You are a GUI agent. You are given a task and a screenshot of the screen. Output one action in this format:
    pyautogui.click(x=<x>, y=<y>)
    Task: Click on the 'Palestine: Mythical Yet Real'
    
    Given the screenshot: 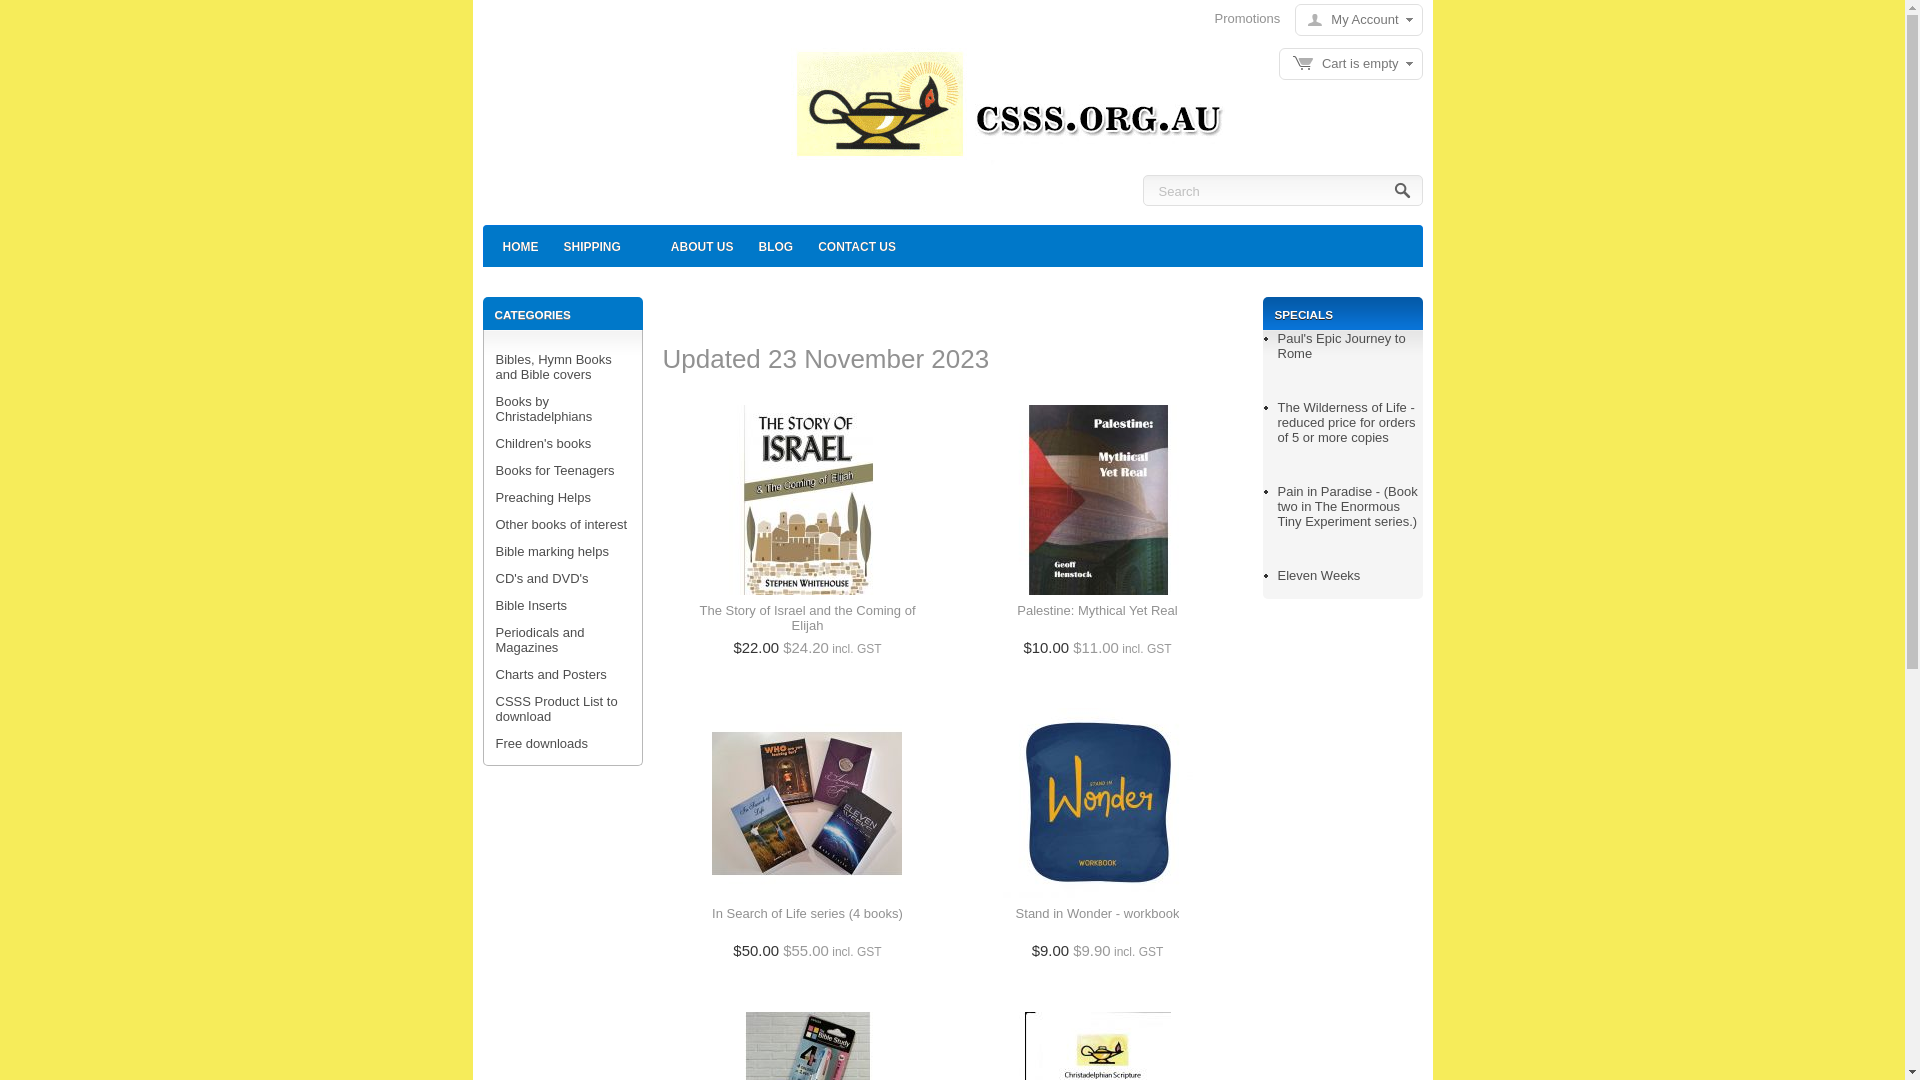 What is the action you would take?
    pyautogui.click(x=1017, y=617)
    